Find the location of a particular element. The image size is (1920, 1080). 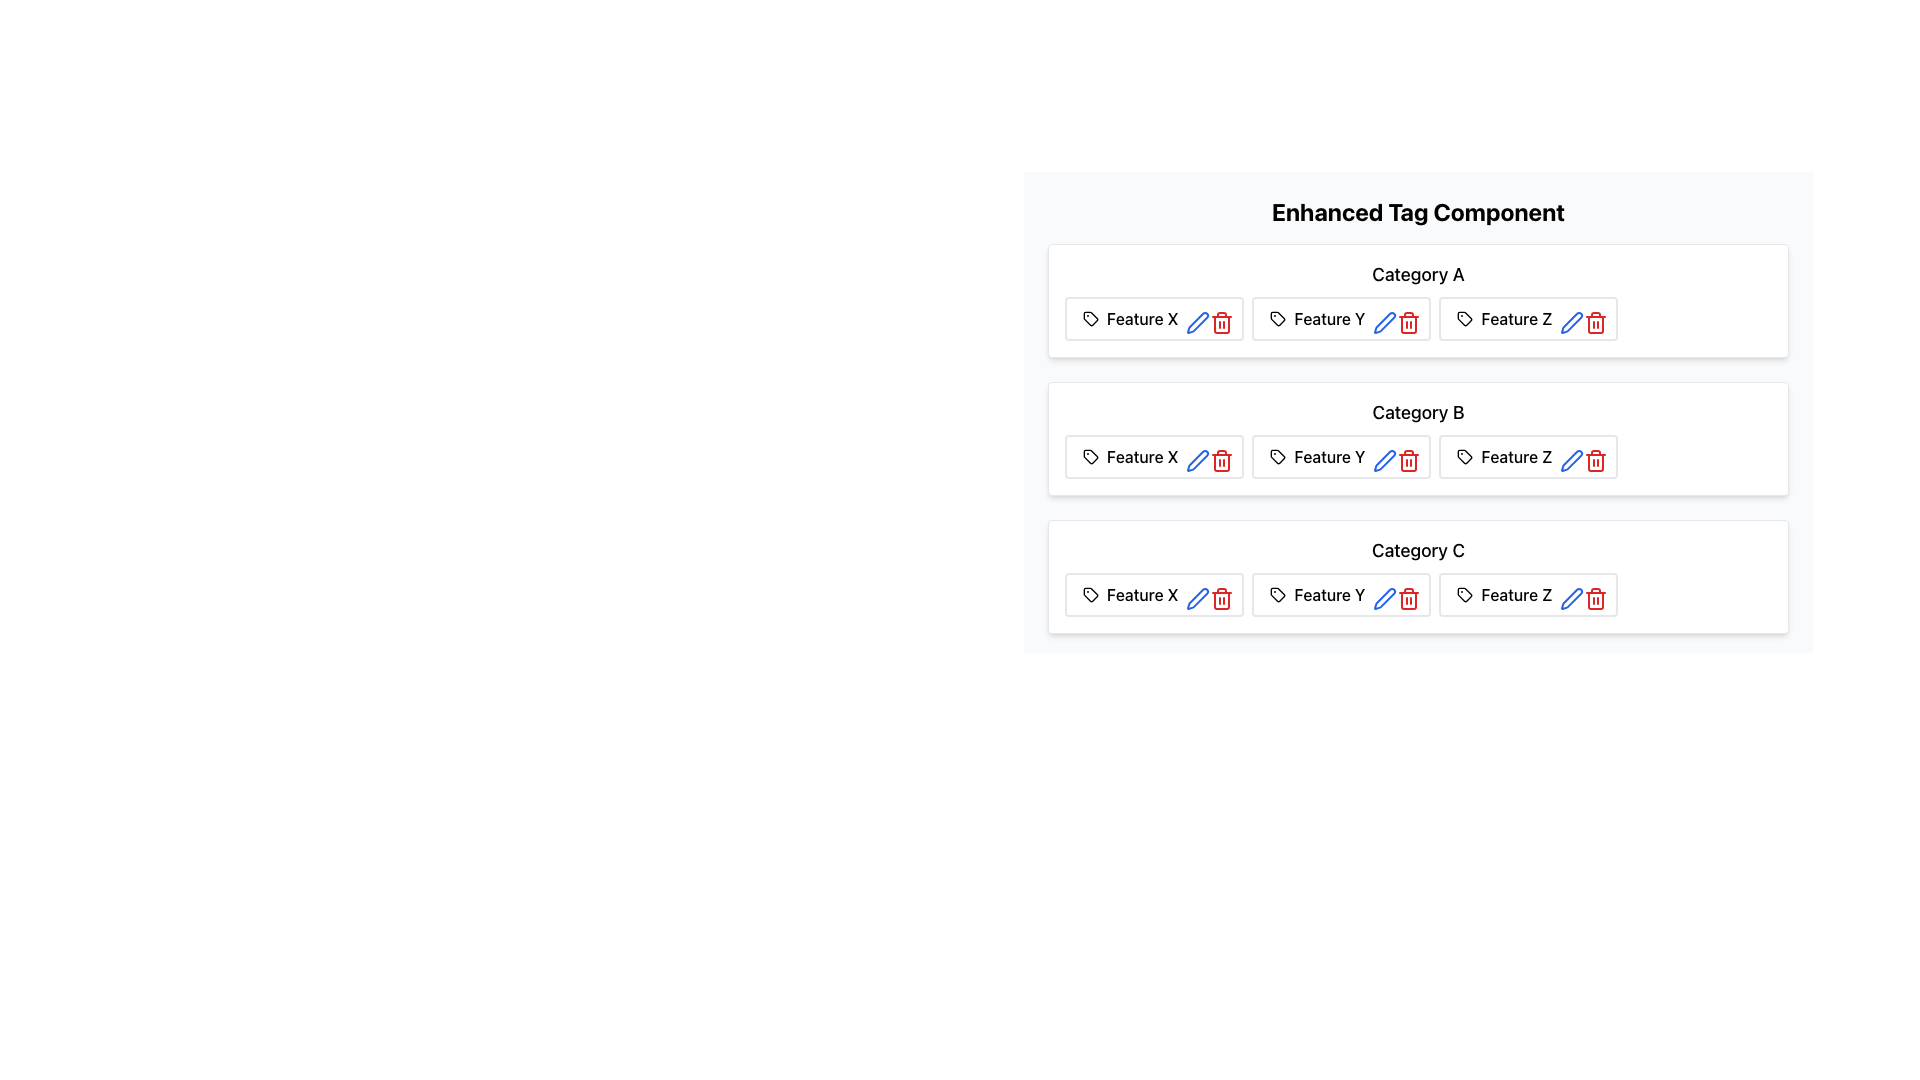

the first button labeled 'Feature X' in the second row of the 'Enhanced Tag Component' layout is located at coordinates (1154, 456).